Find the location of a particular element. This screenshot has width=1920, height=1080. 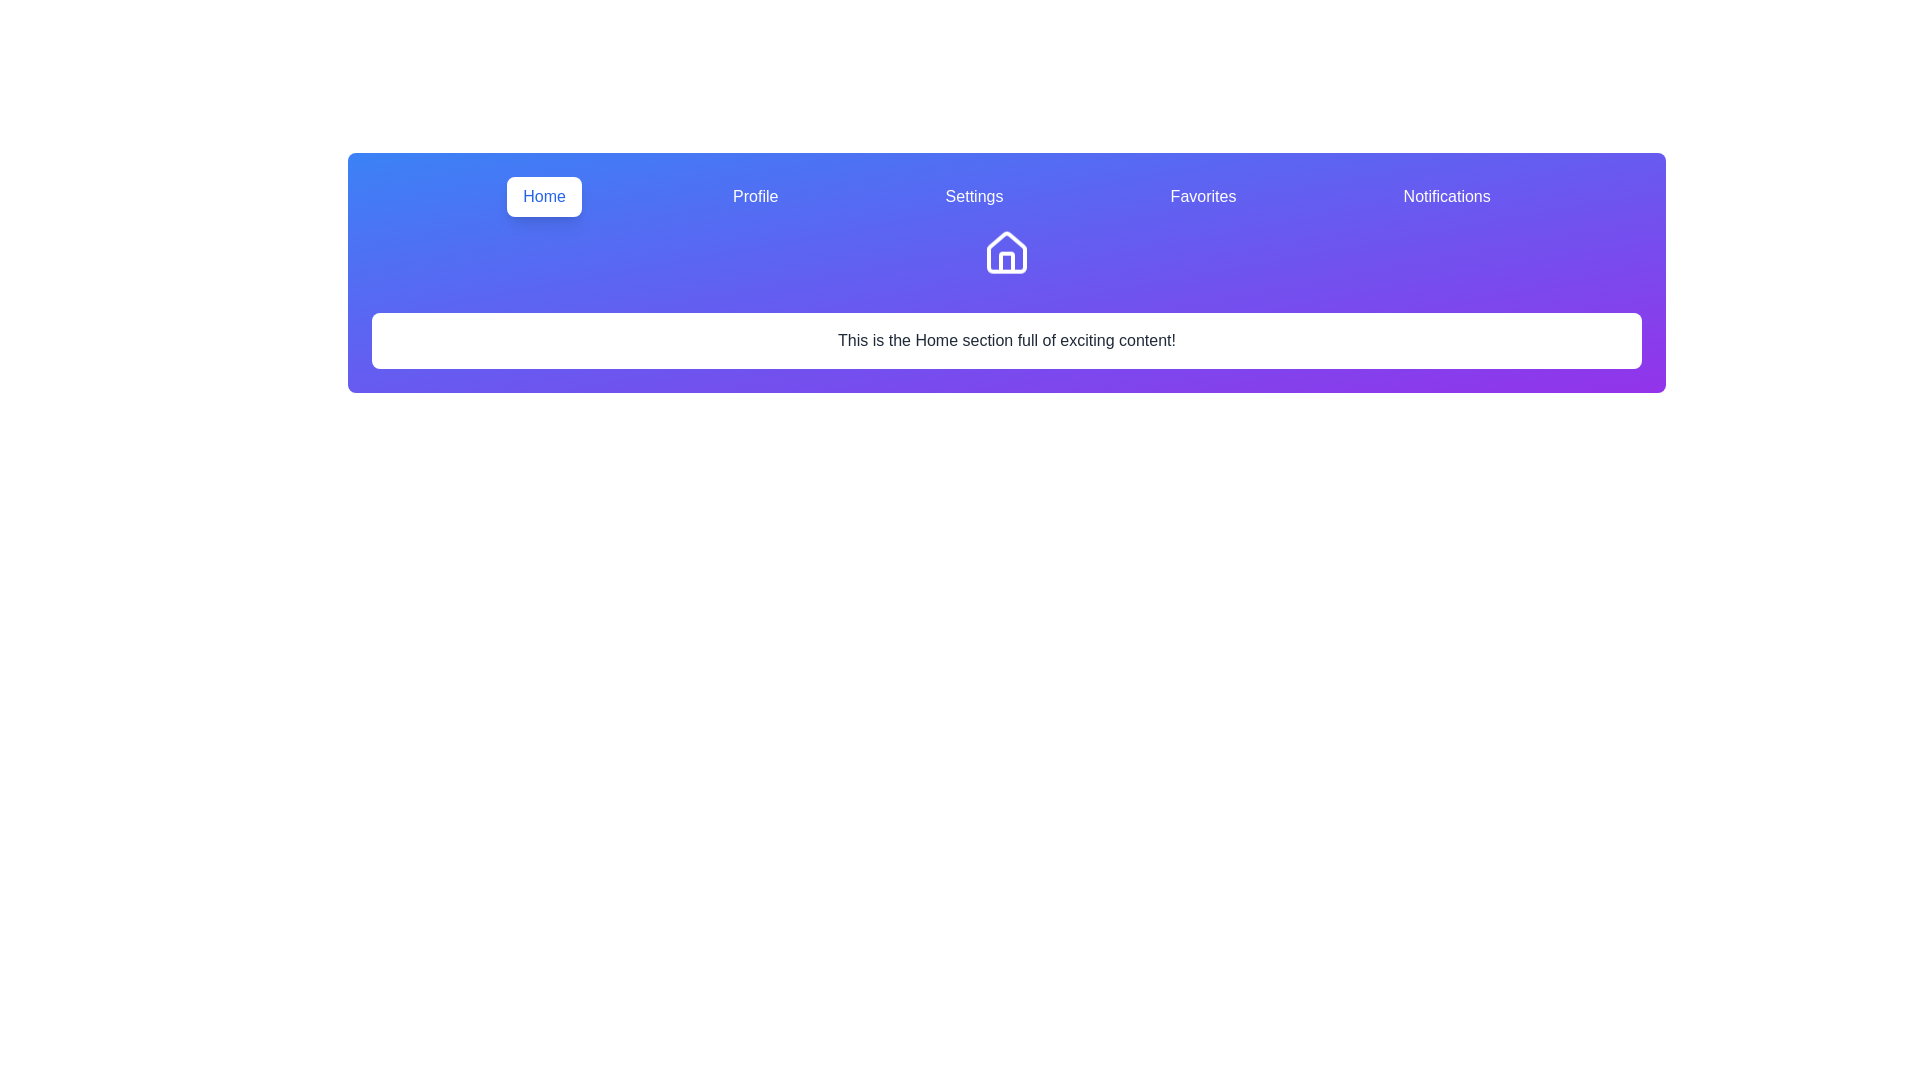

the navigational button located between the 'Home' and 'Settings' buttons is located at coordinates (754, 196).